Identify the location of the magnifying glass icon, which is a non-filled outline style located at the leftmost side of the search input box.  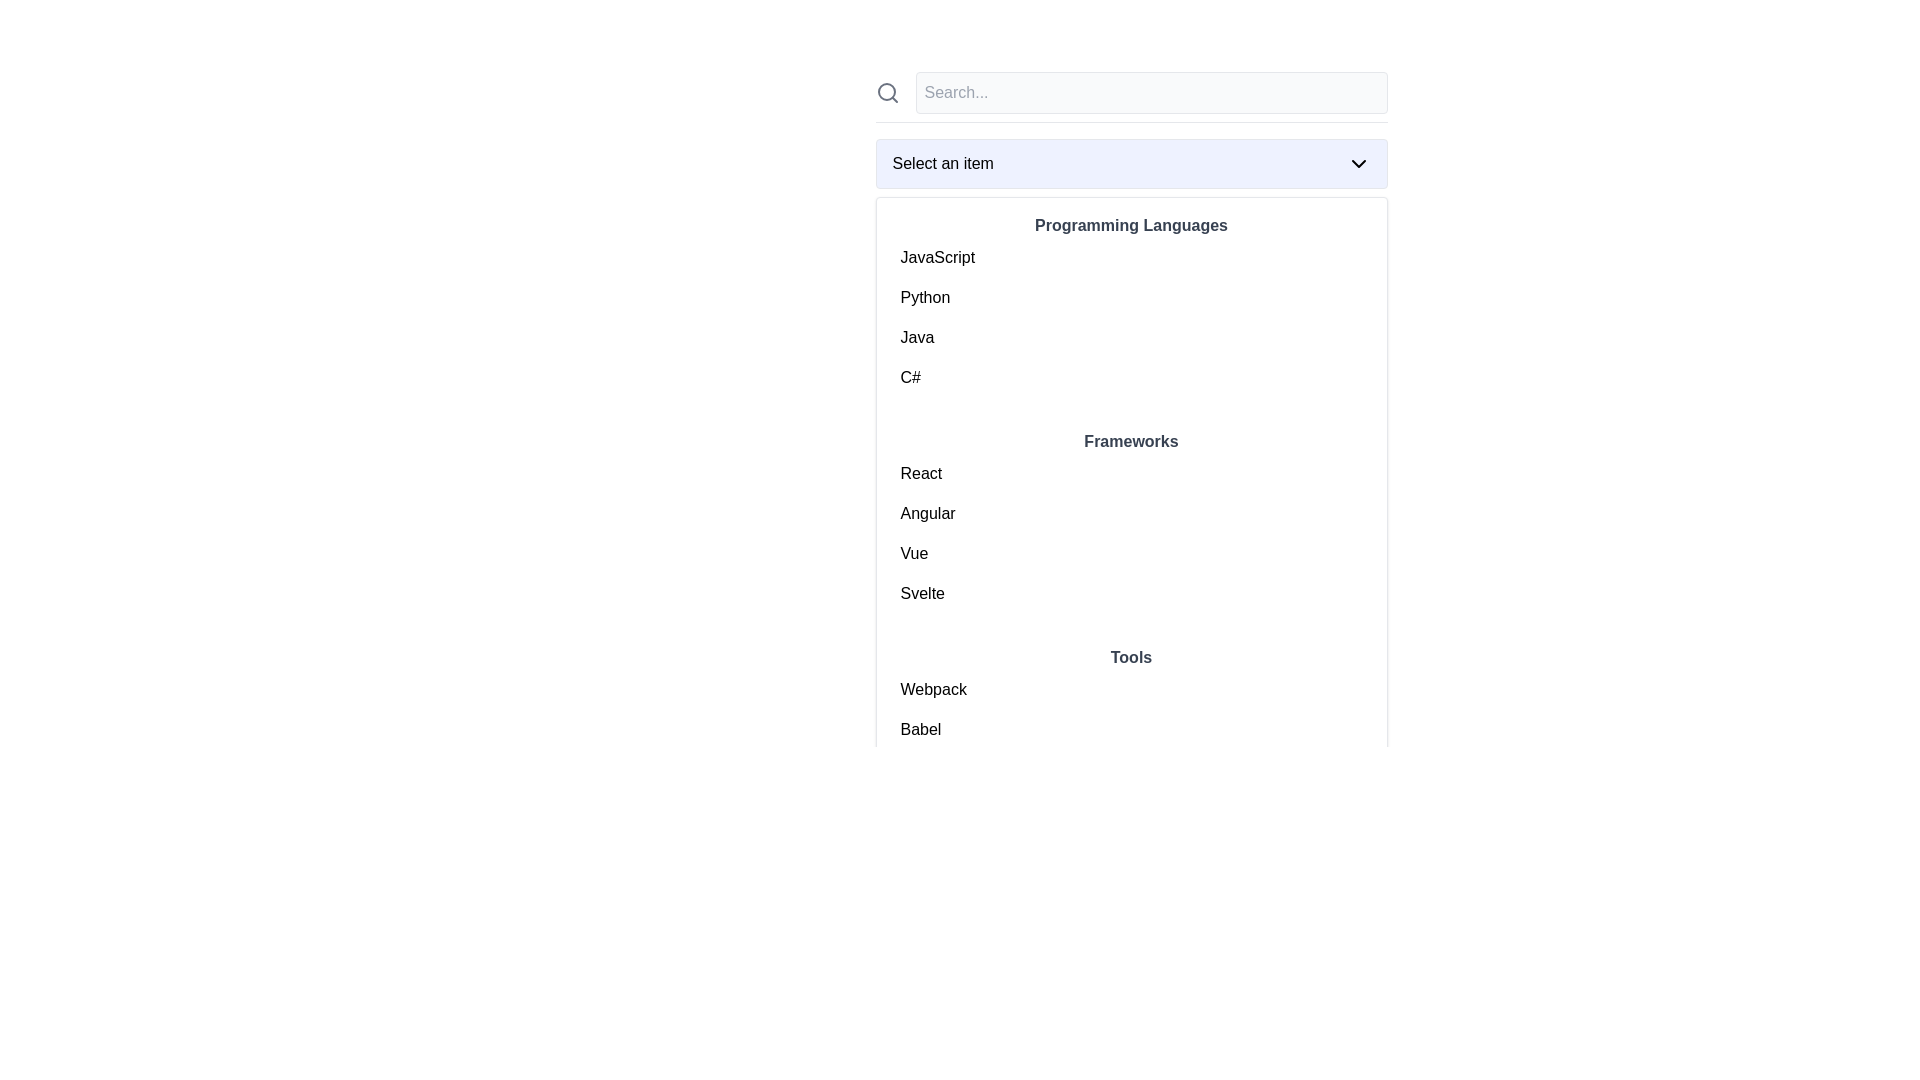
(886, 92).